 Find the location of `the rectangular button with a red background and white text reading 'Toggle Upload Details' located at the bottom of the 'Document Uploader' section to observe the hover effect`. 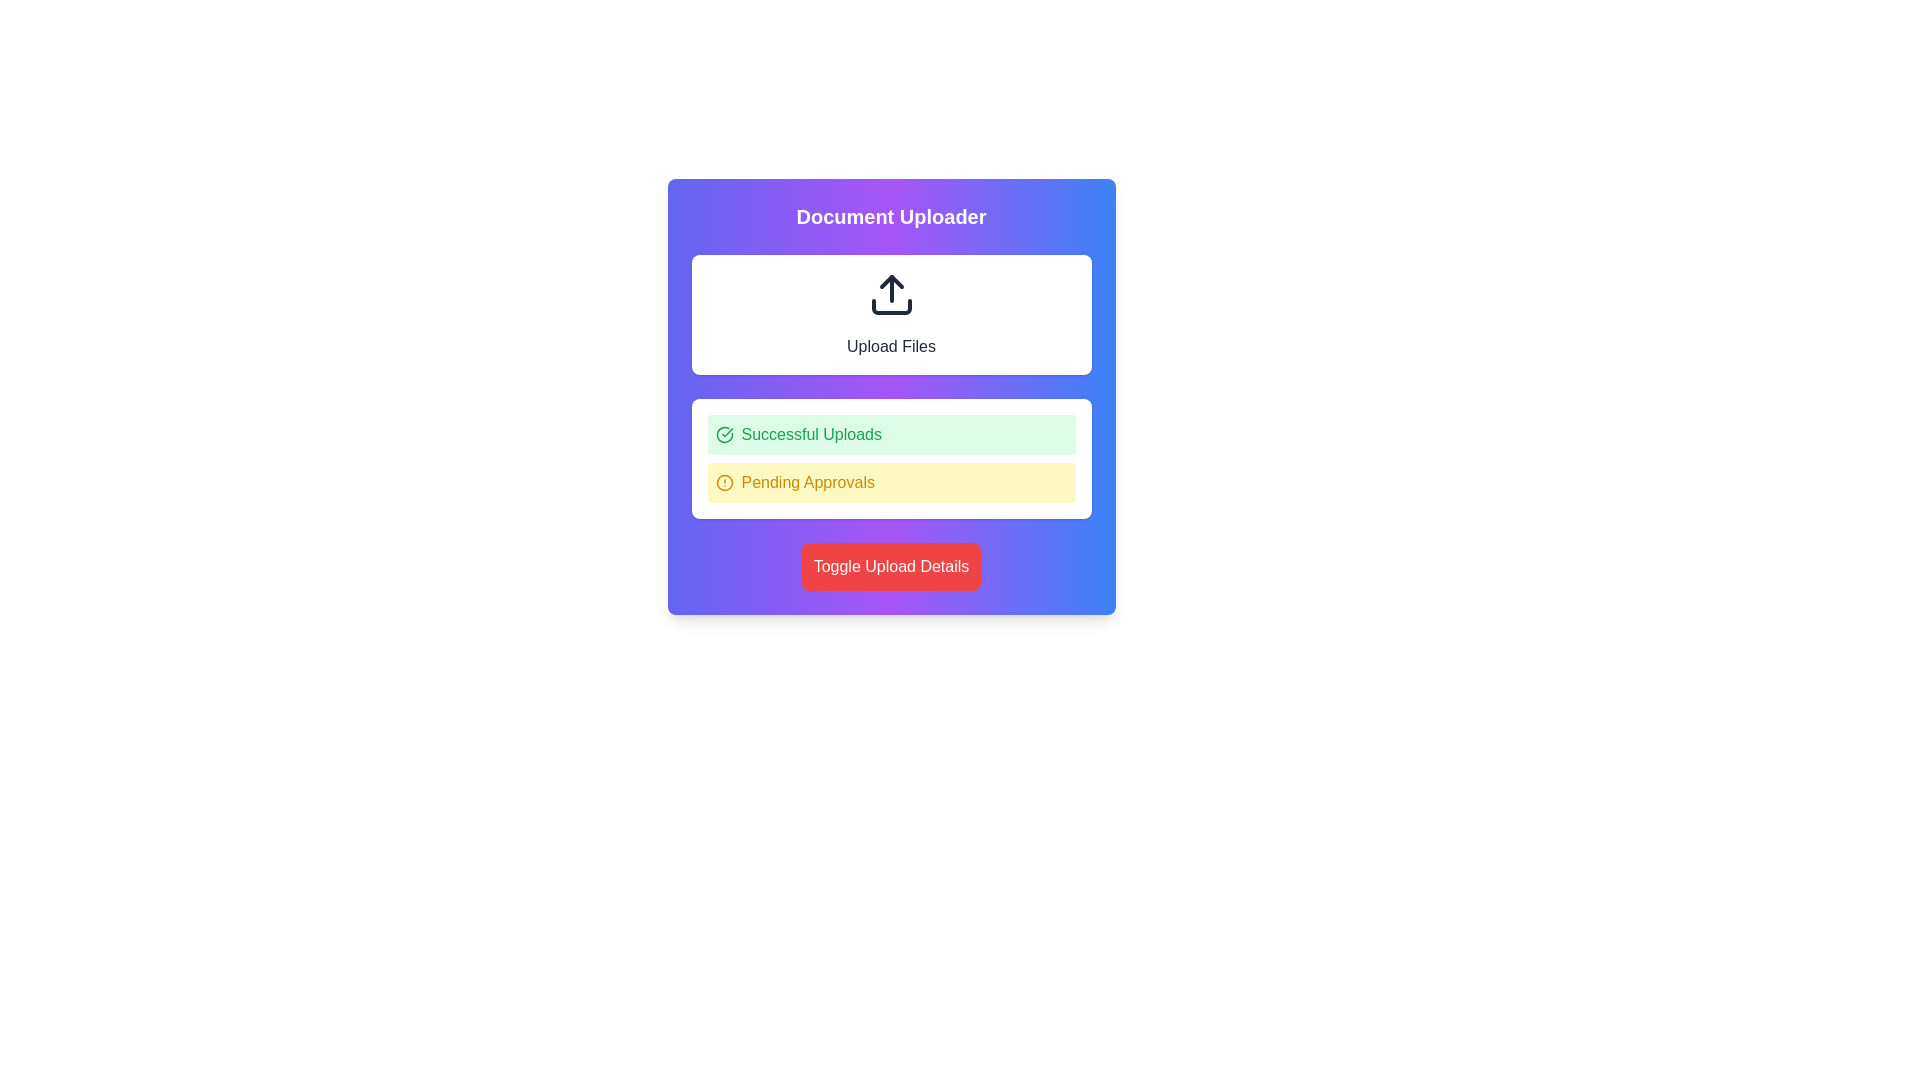

the rectangular button with a red background and white text reading 'Toggle Upload Details' located at the bottom of the 'Document Uploader' section to observe the hover effect is located at coordinates (890, 567).